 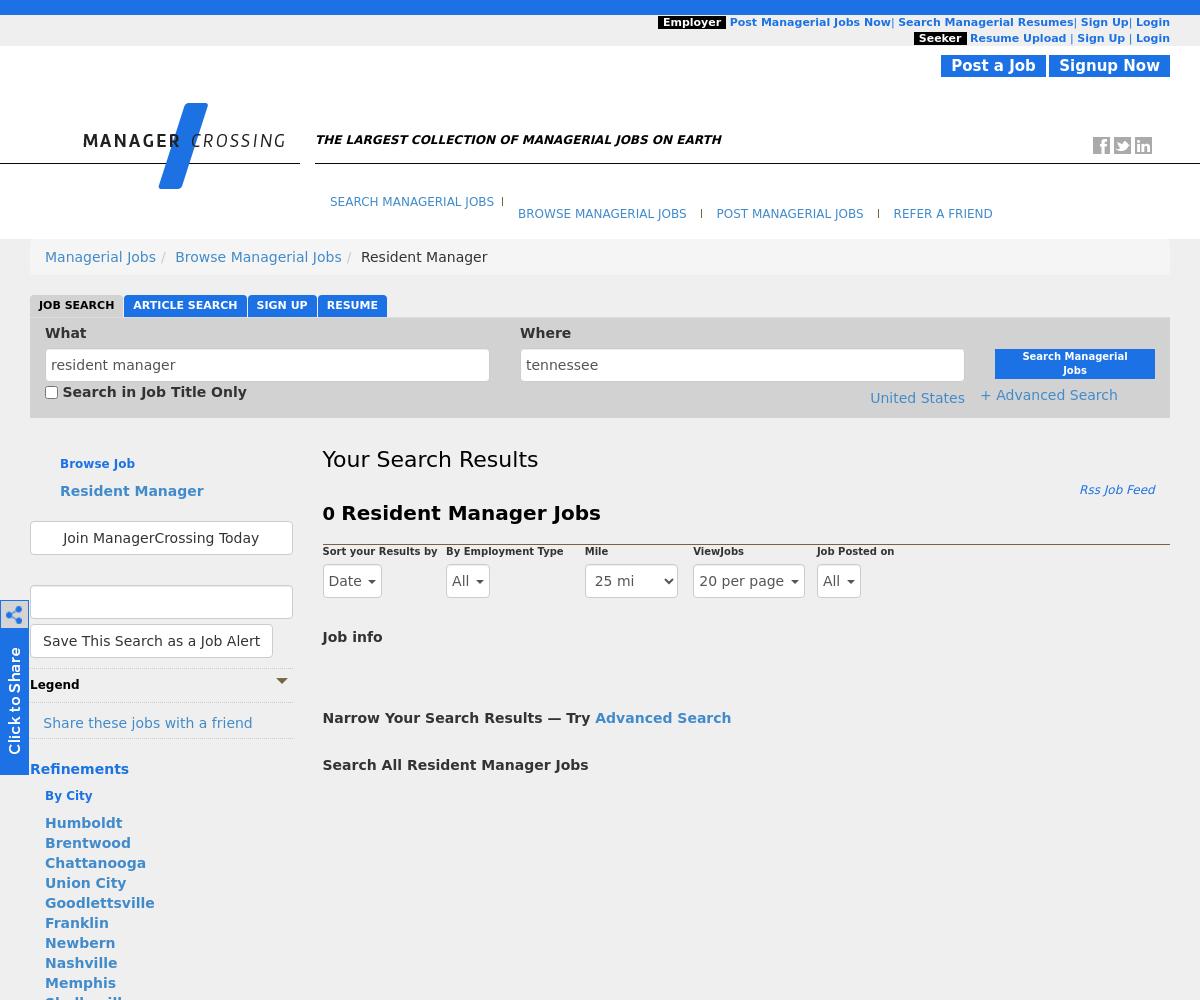 What do you see at coordinates (330, 200) in the screenshot?
I see `'Search
										Managerial										Jobs'` at bounding box center [330, 200].